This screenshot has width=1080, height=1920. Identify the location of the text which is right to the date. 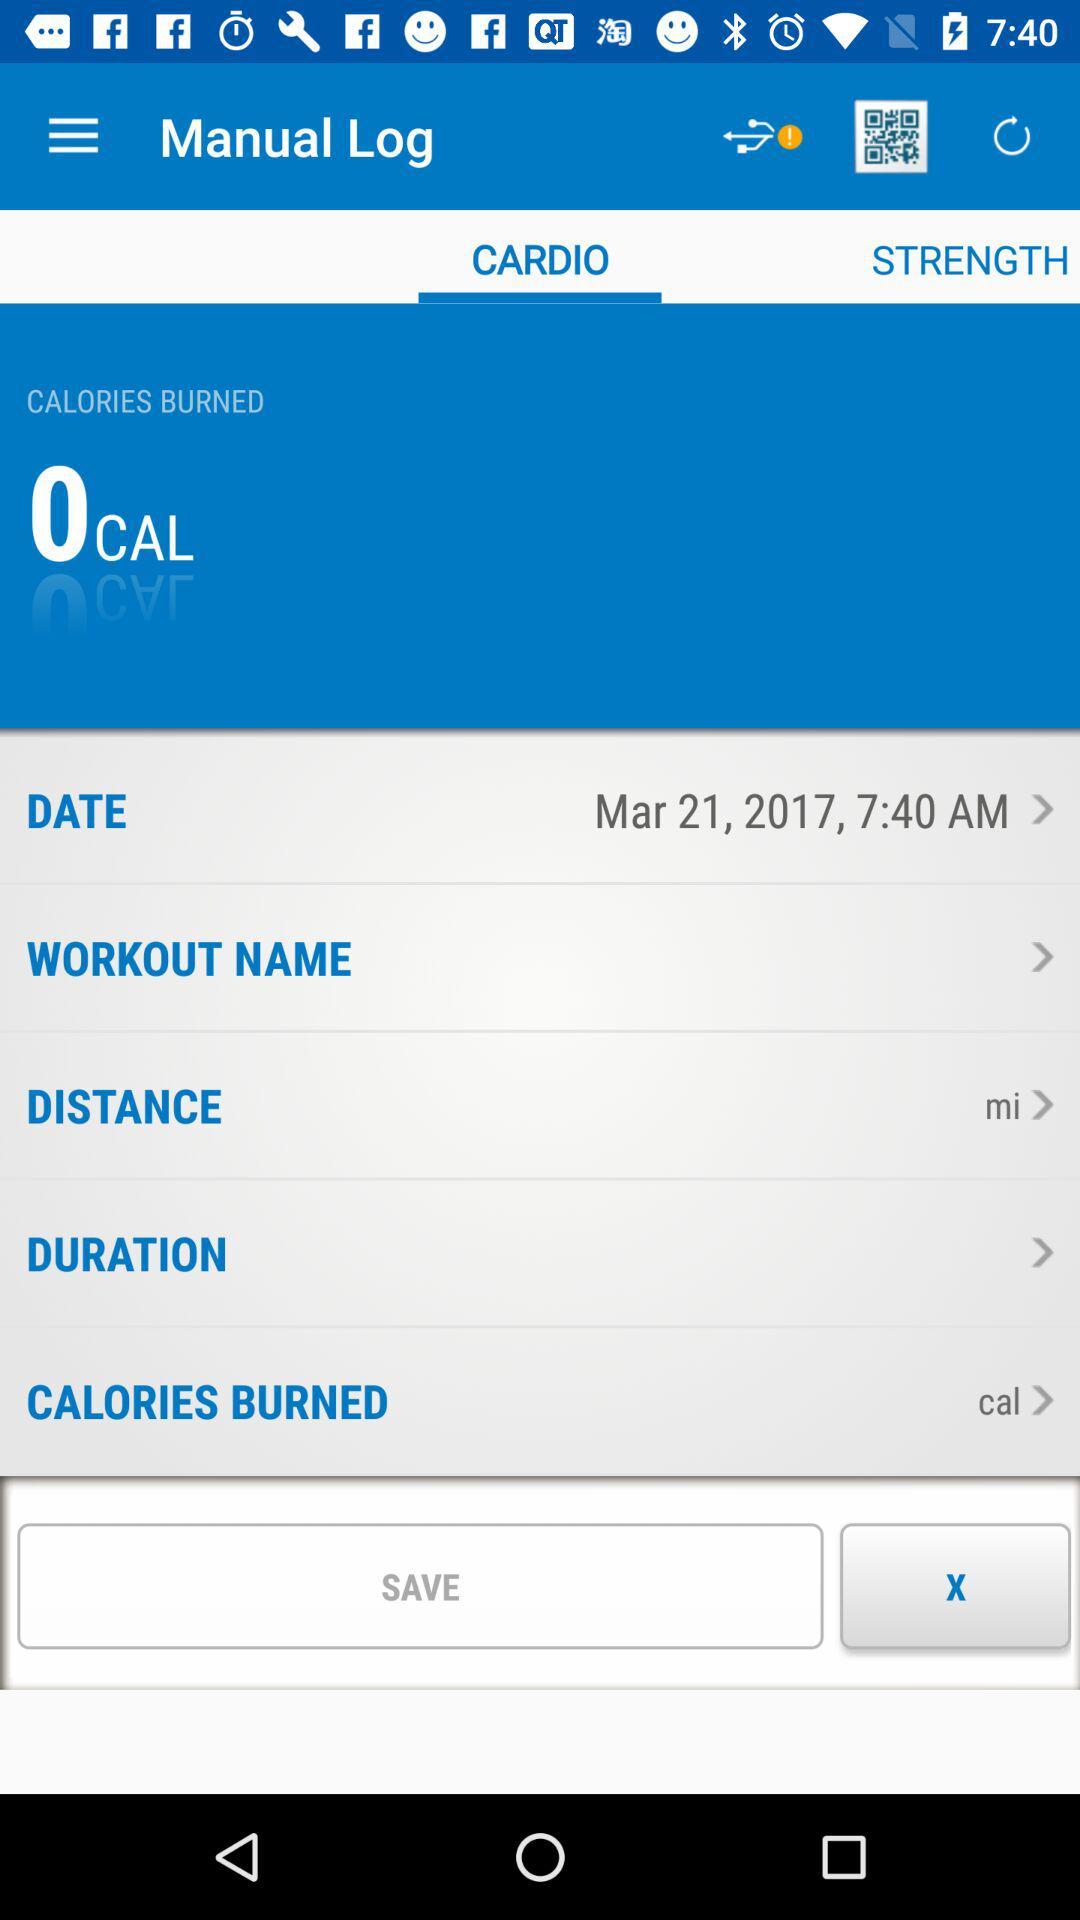
(589, 809).